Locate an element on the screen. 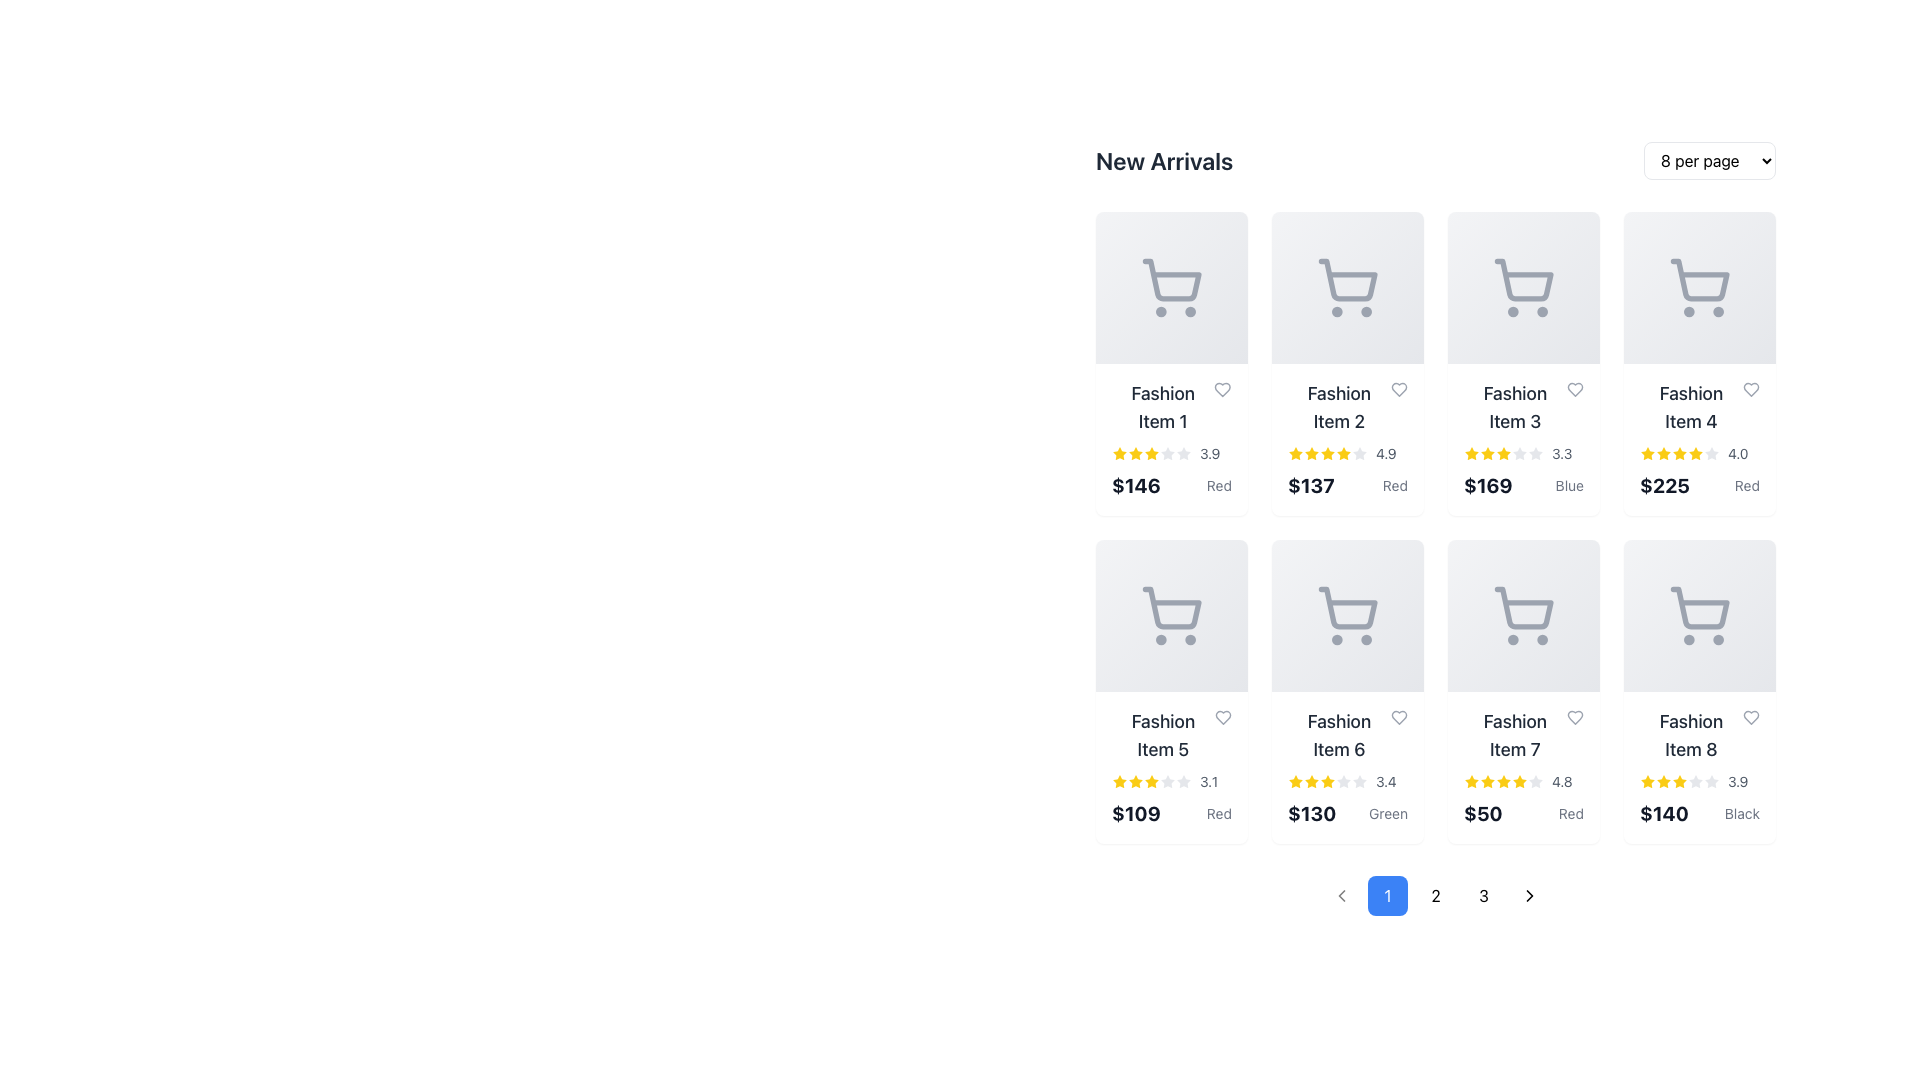 The image size is (1920, 1080). the shopping cart icon with a gradient gray background and rounded corners, located in the top-left corner of the 'New Arrivals' section, above the text 'Fashion Item 1' is located at coordinates (1171, 288).